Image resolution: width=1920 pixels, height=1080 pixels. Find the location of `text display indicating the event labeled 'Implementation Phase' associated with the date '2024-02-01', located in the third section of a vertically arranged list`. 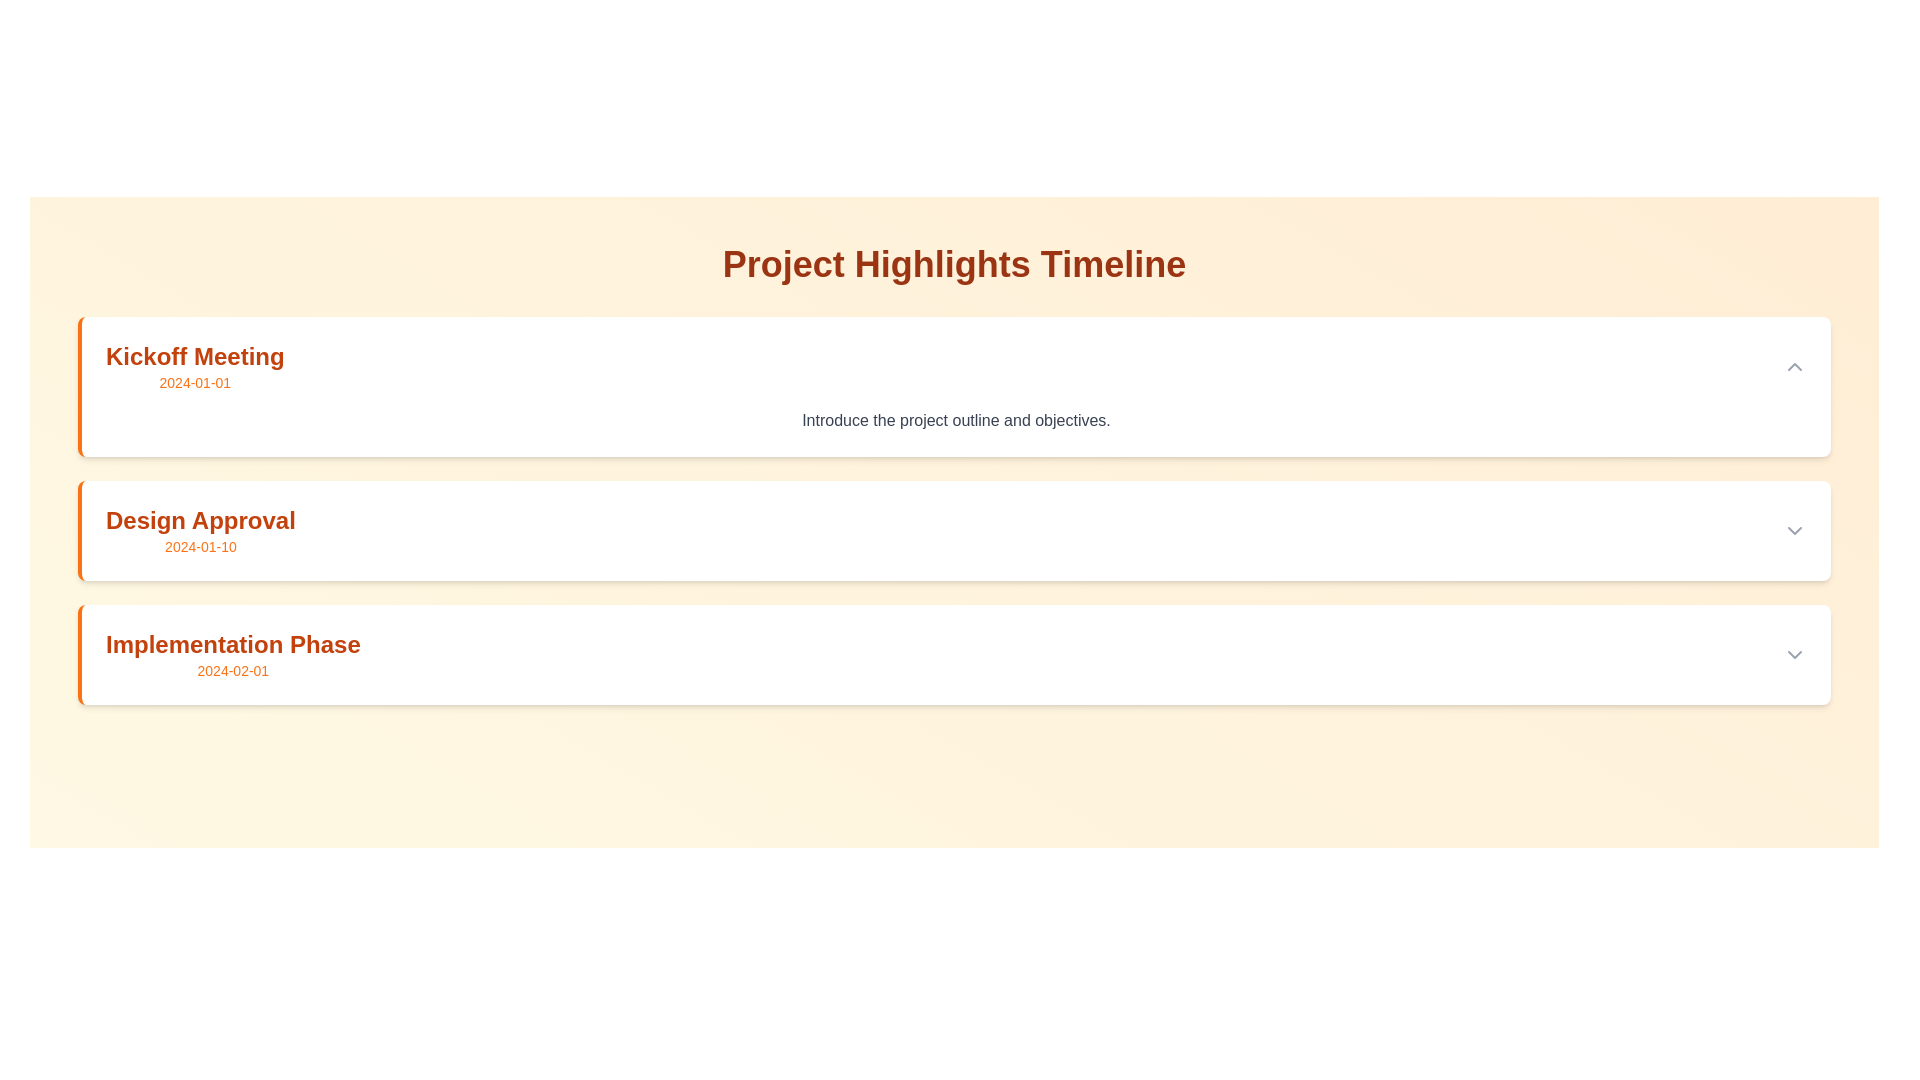

text display indicating the event labeled 'Implementation Phase' associated with the date '2024-02-01', located in the third section of a vertically arranged list is located at coordinates (233, 655).